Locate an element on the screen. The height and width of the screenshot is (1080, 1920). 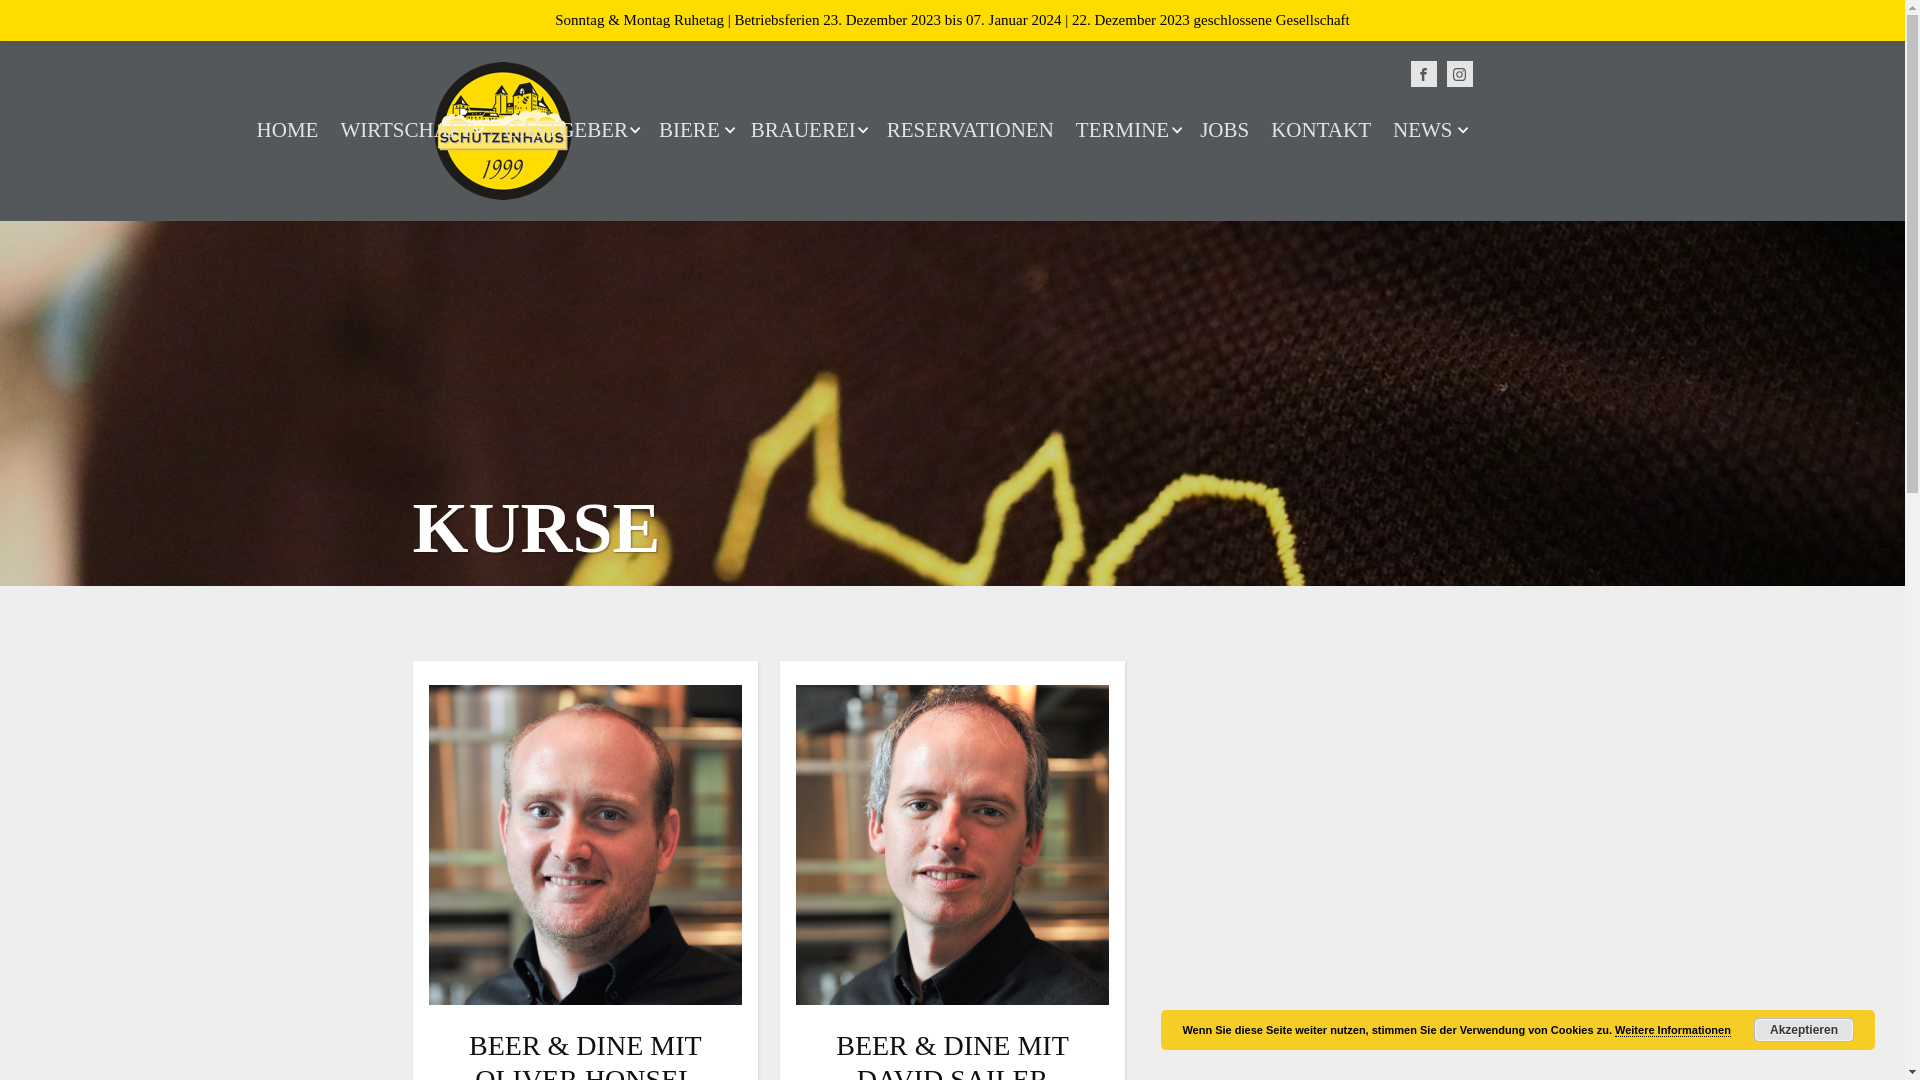
'BRAUEREI' is located at coordinates (807, 131).